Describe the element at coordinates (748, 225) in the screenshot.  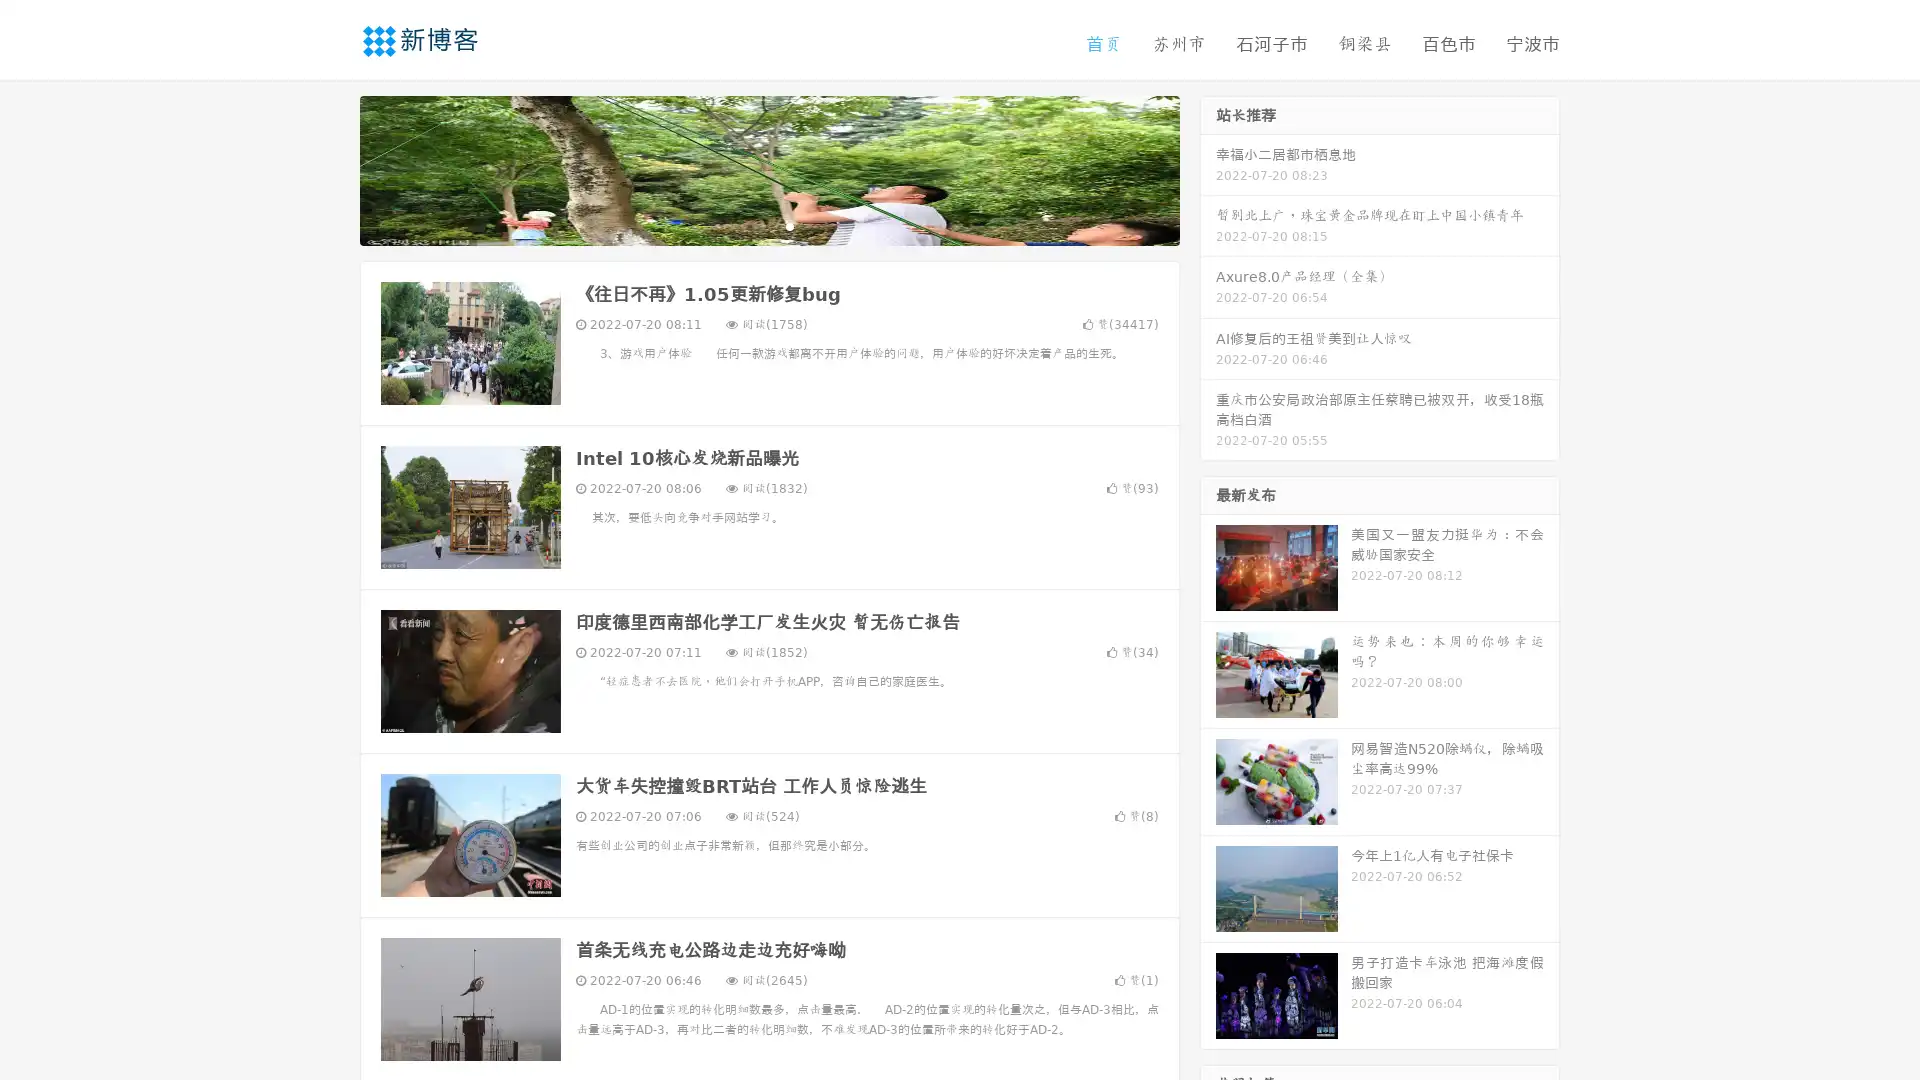
I see `Go to slide 1` at that location.